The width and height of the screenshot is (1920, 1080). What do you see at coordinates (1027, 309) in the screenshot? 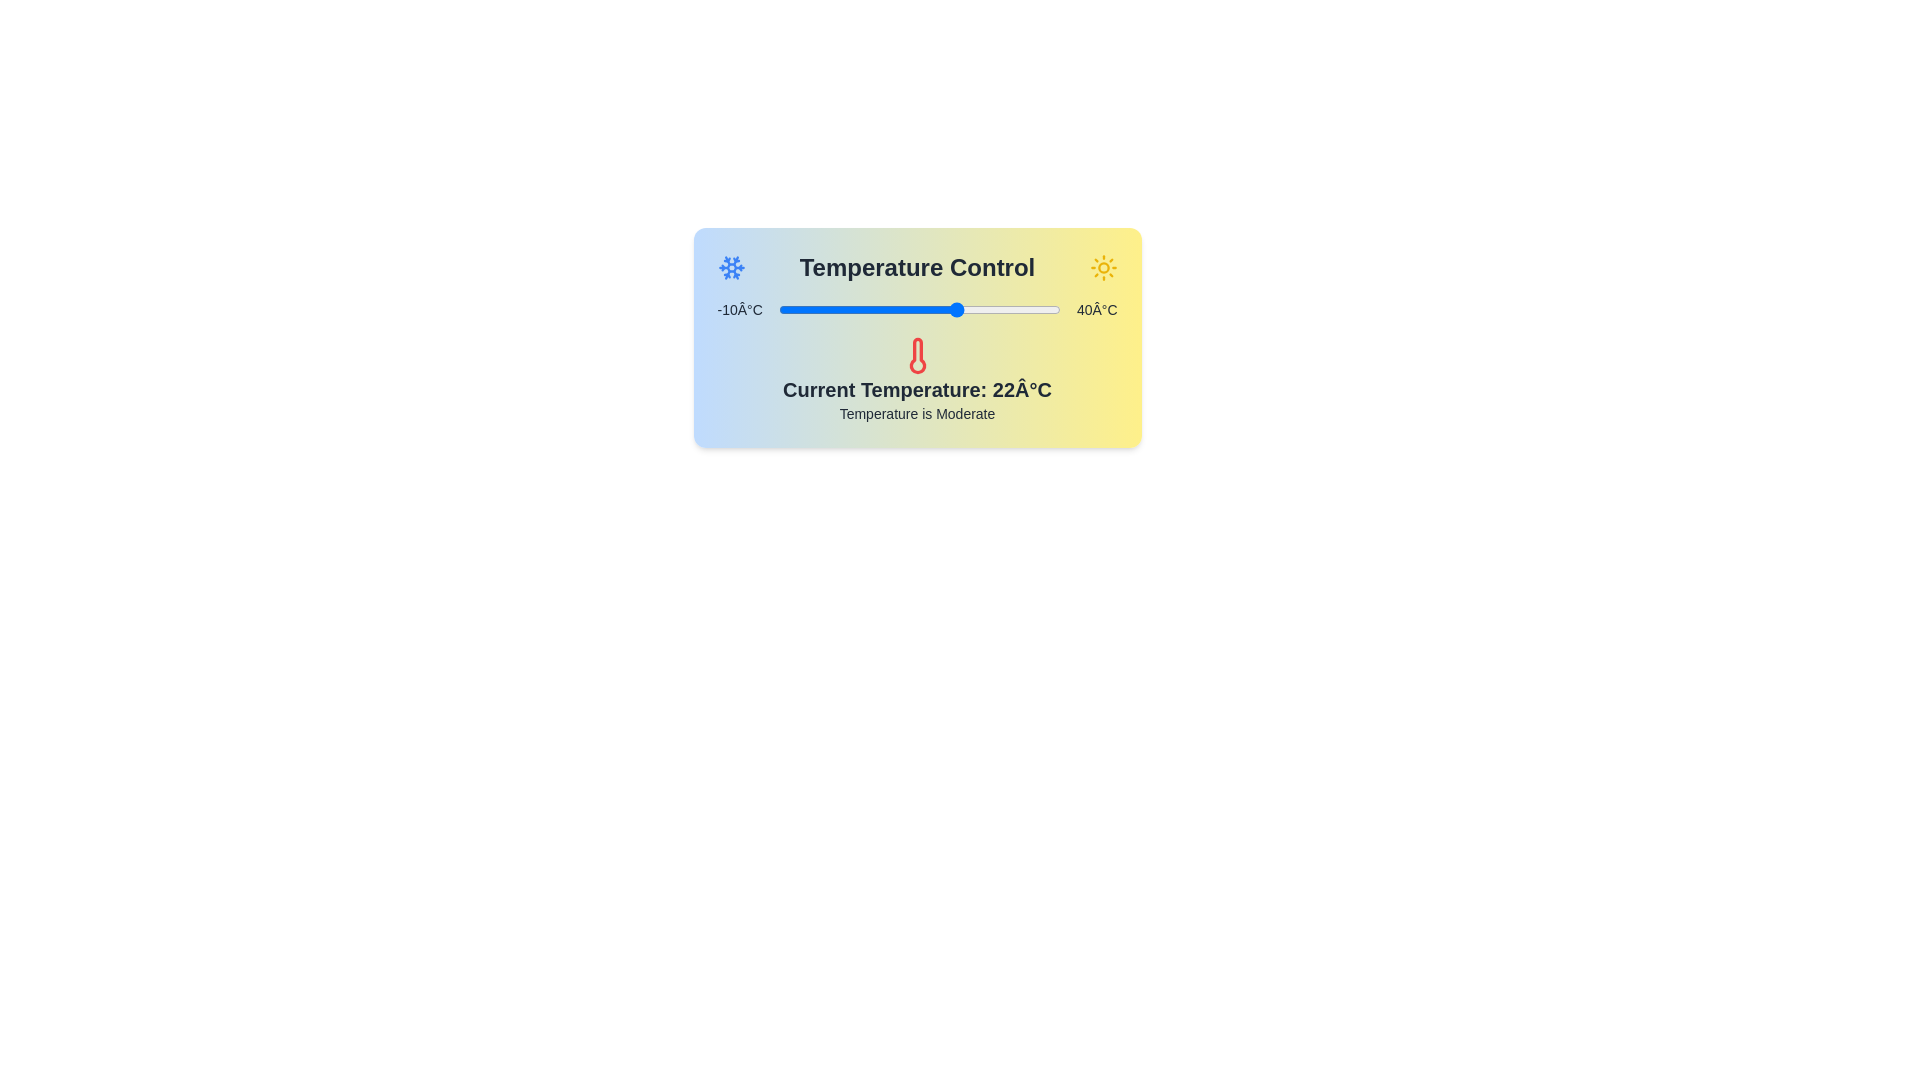
I see `the temperature slider to set the temperature to 34°C` at bounding box center [1027, 309].